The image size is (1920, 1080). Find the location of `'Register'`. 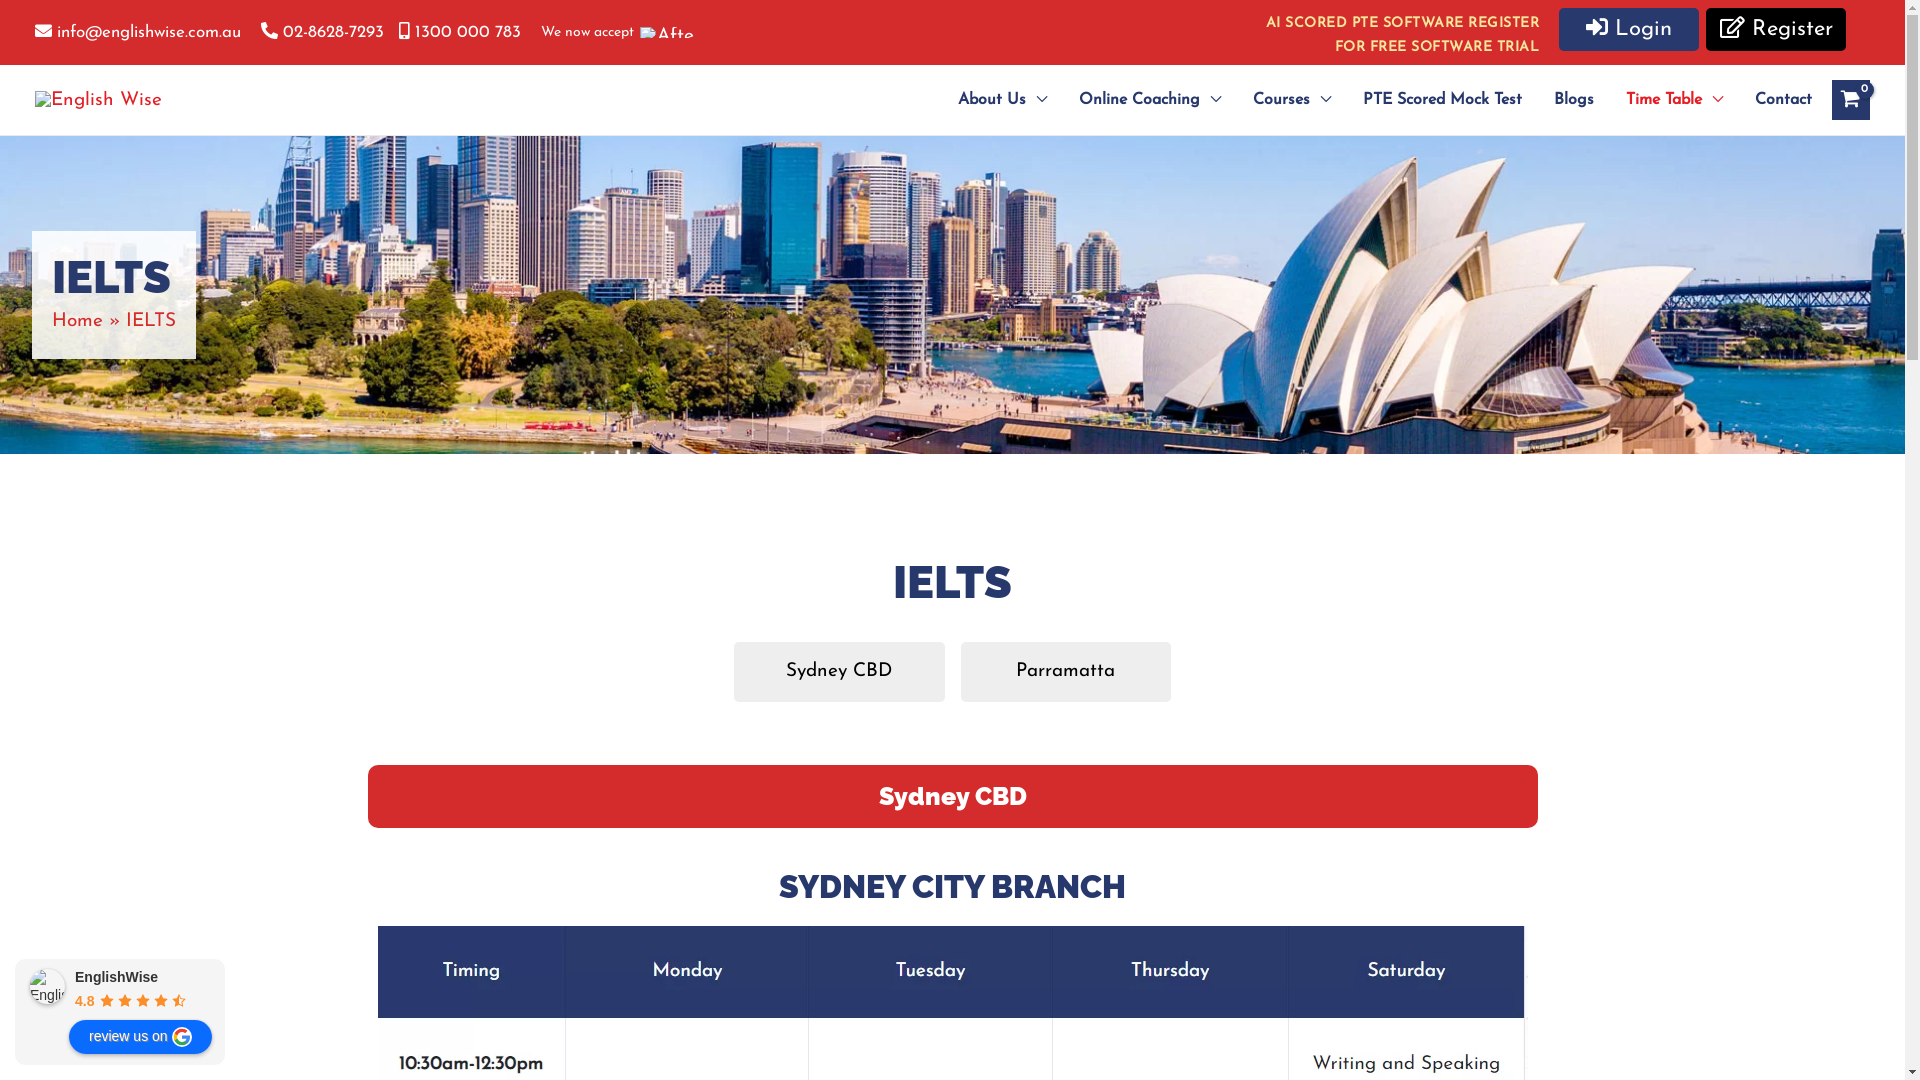

'Register' is located at coordinates (1776, 29).